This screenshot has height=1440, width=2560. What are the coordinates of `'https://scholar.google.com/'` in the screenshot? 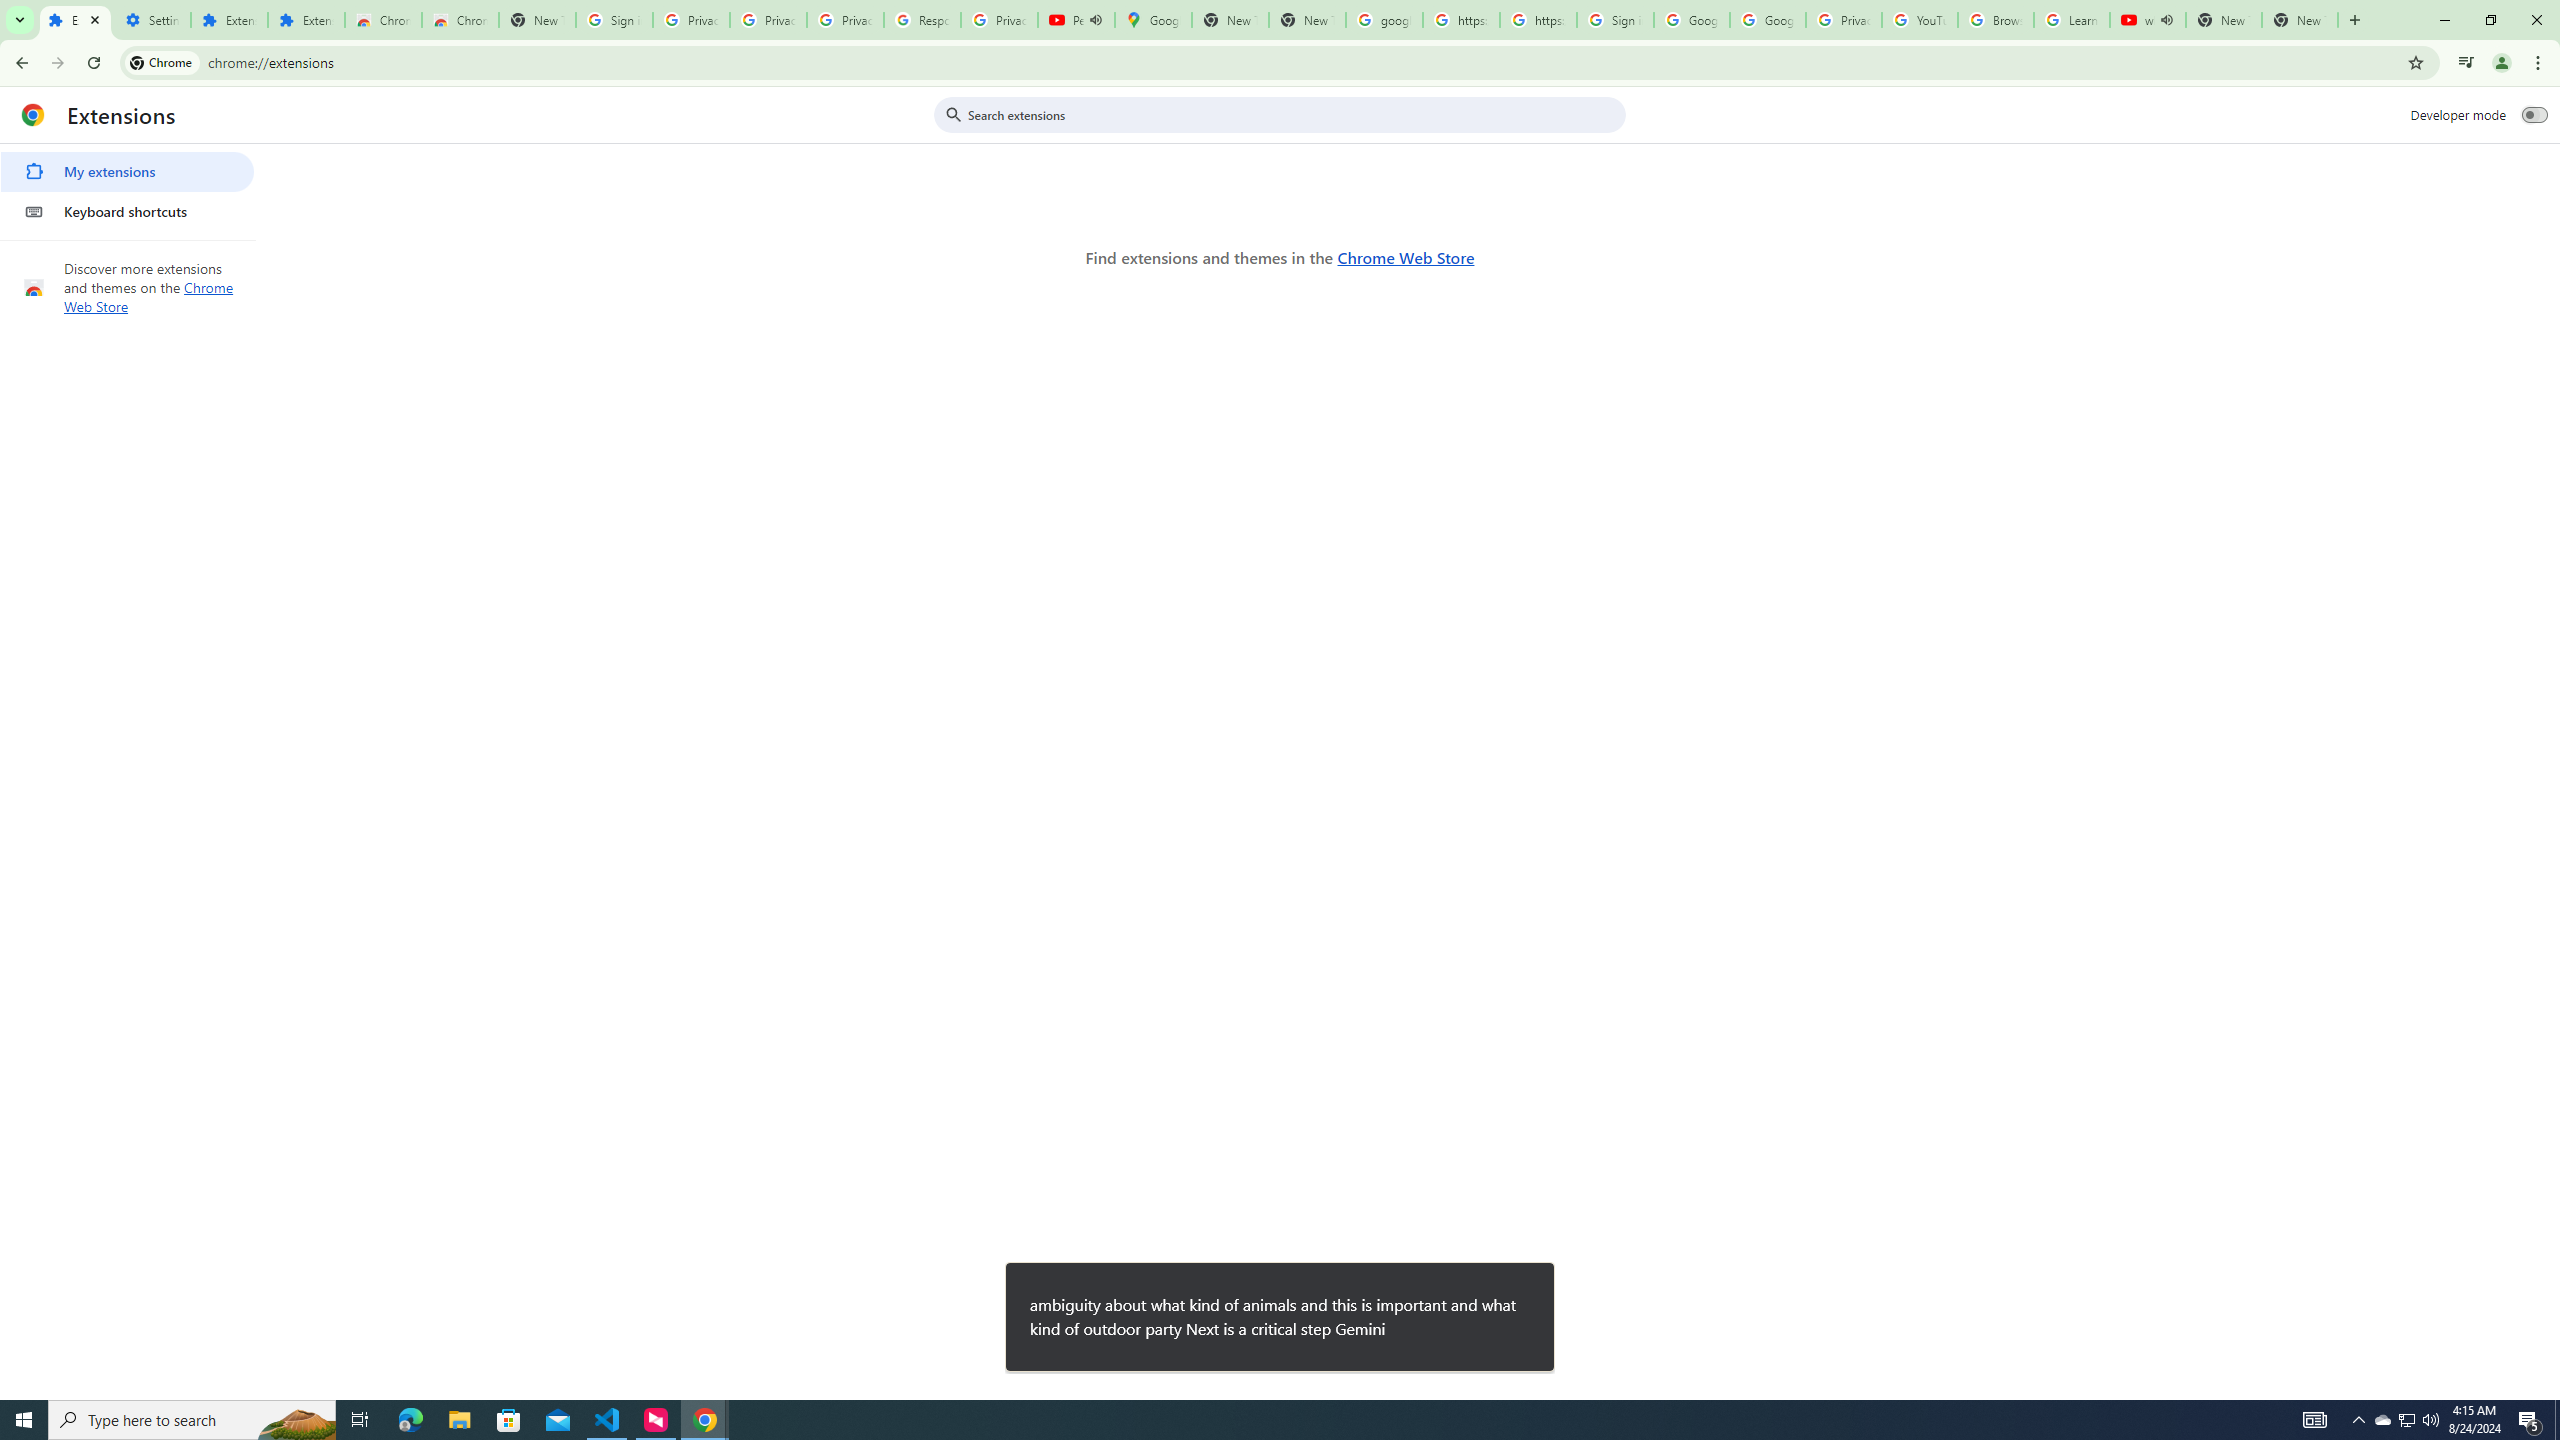 It's located at (1537, 19).